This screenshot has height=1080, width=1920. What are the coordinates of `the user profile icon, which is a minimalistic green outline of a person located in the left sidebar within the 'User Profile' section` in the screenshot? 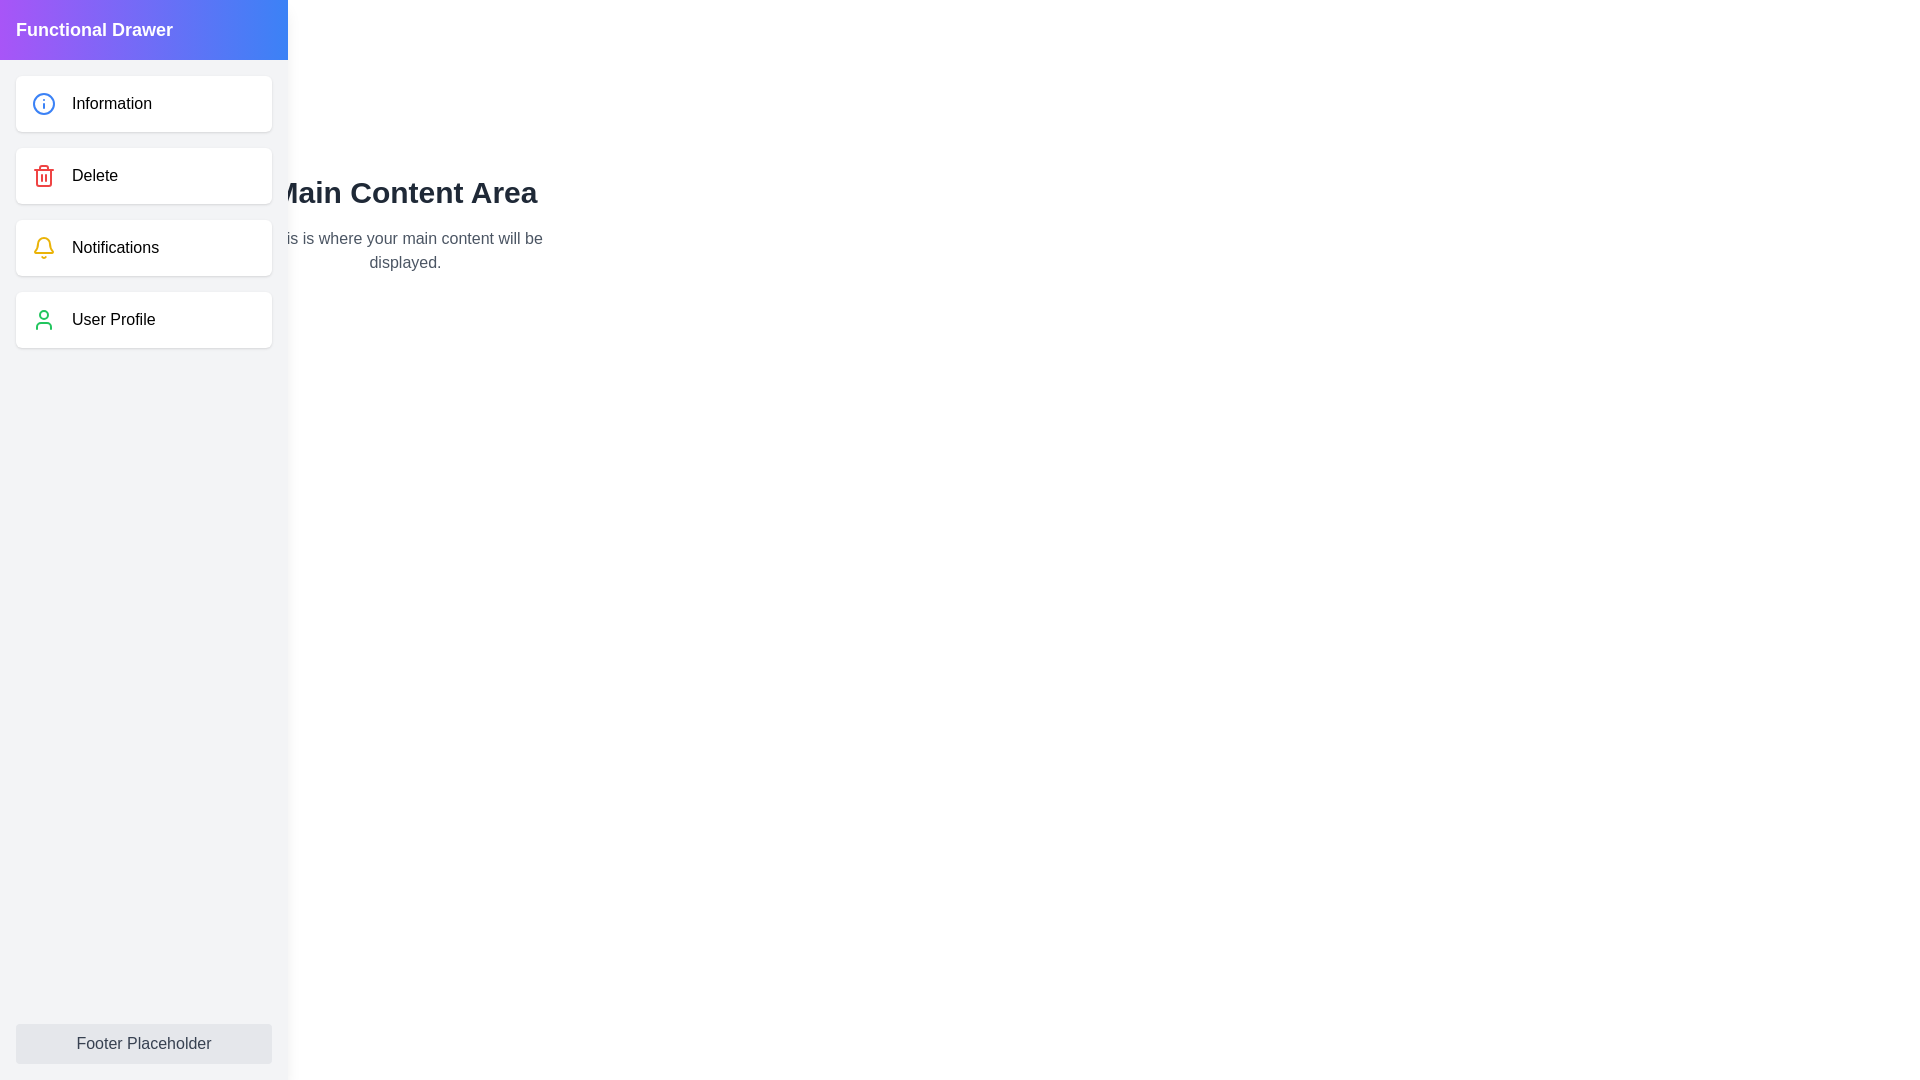 It's located at (43, 319).